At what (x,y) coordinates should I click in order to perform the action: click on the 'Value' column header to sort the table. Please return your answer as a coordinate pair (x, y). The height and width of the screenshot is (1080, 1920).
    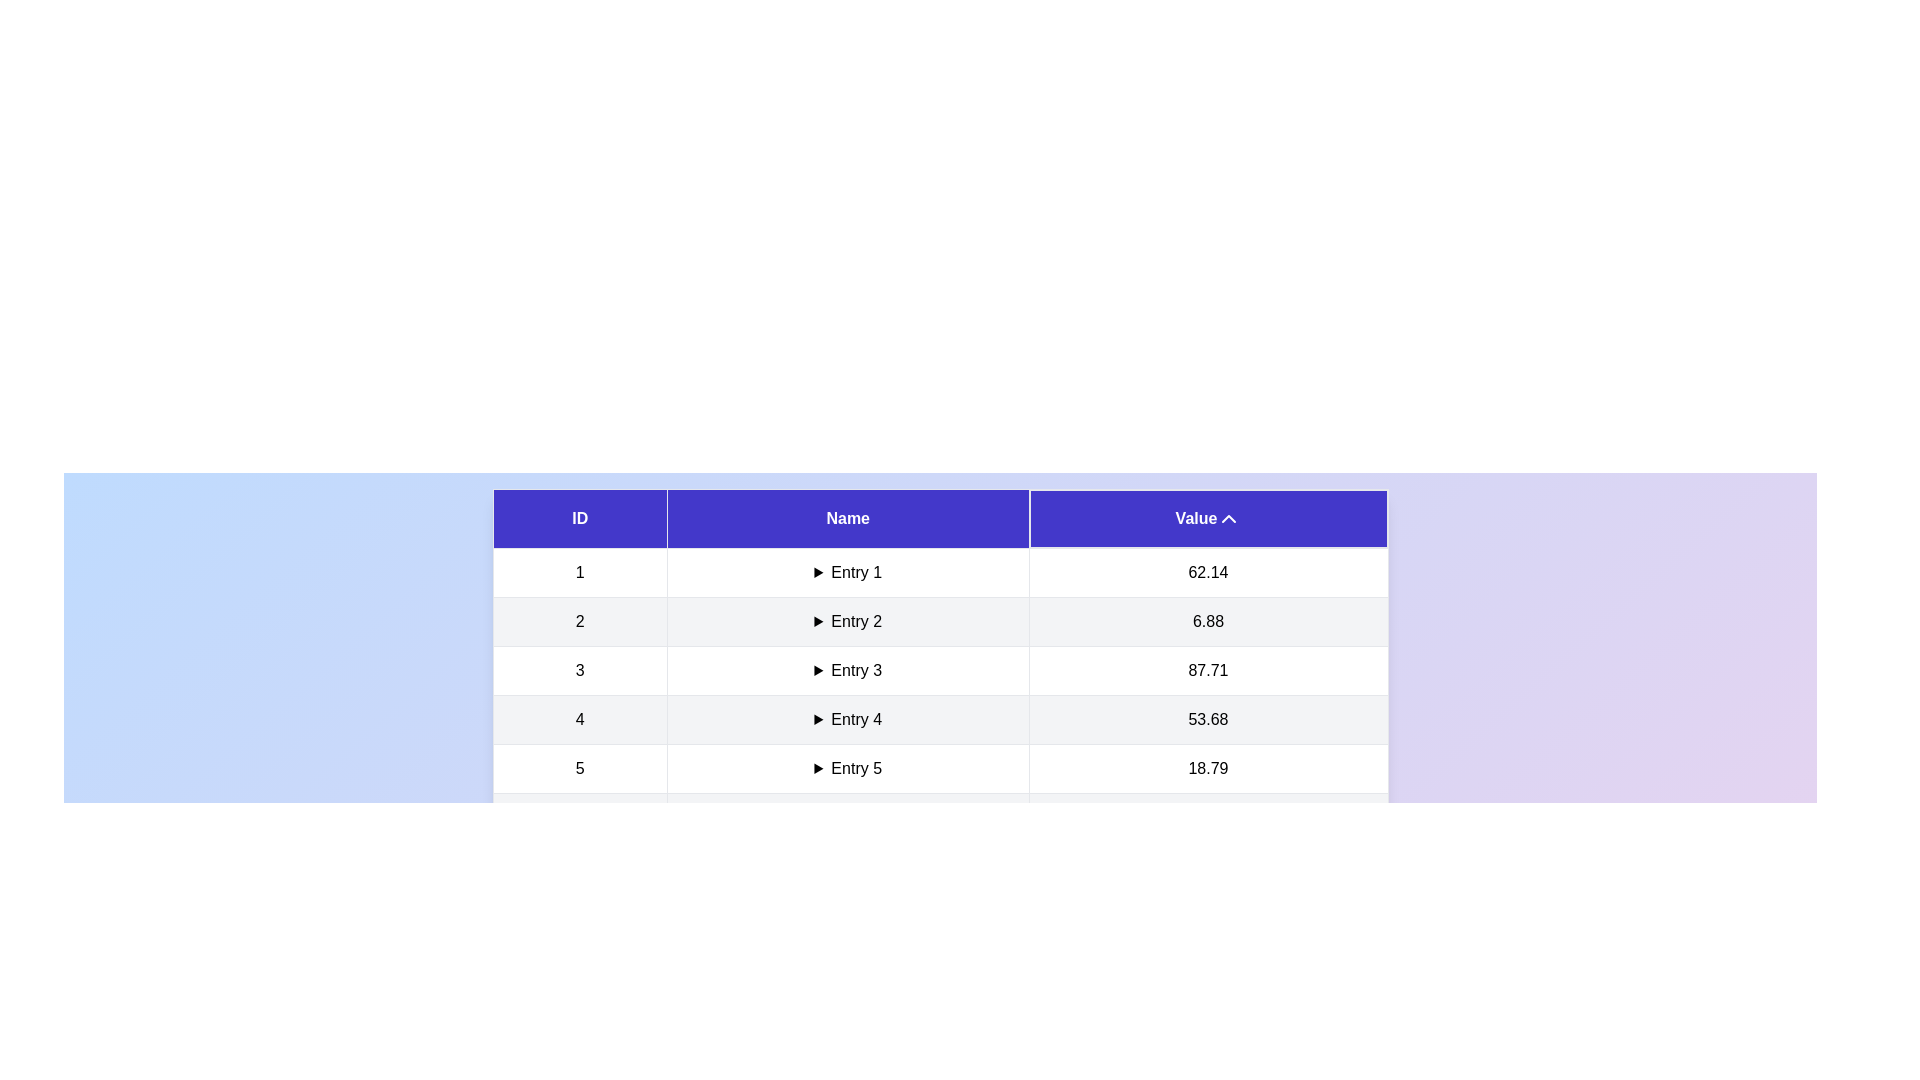
    Looking at the image, I should click on (1207, 518).